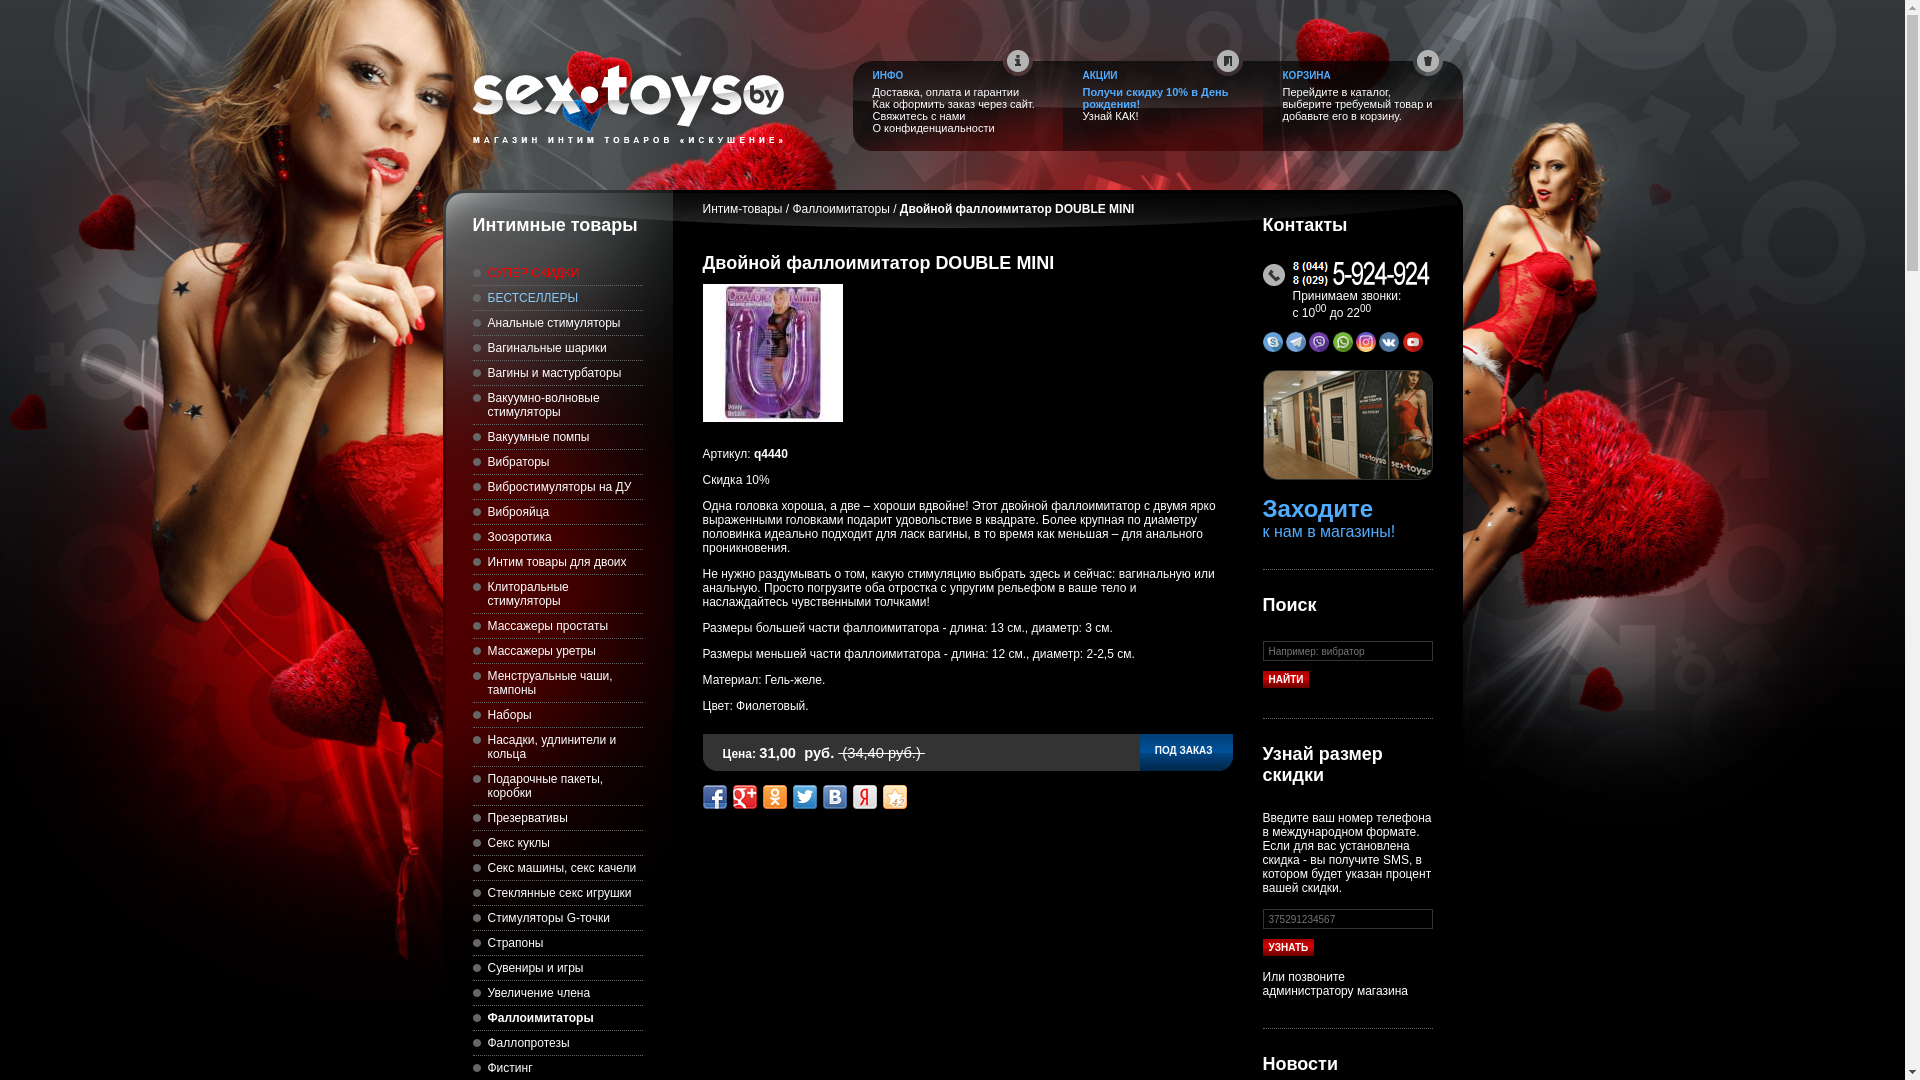 This screenshot has width=1920, height=1080. Describe the element at coordinates (892, 796) in the screenshot. I see `'Share42.com - Free Social Sharing Buttons Script'` at that location.